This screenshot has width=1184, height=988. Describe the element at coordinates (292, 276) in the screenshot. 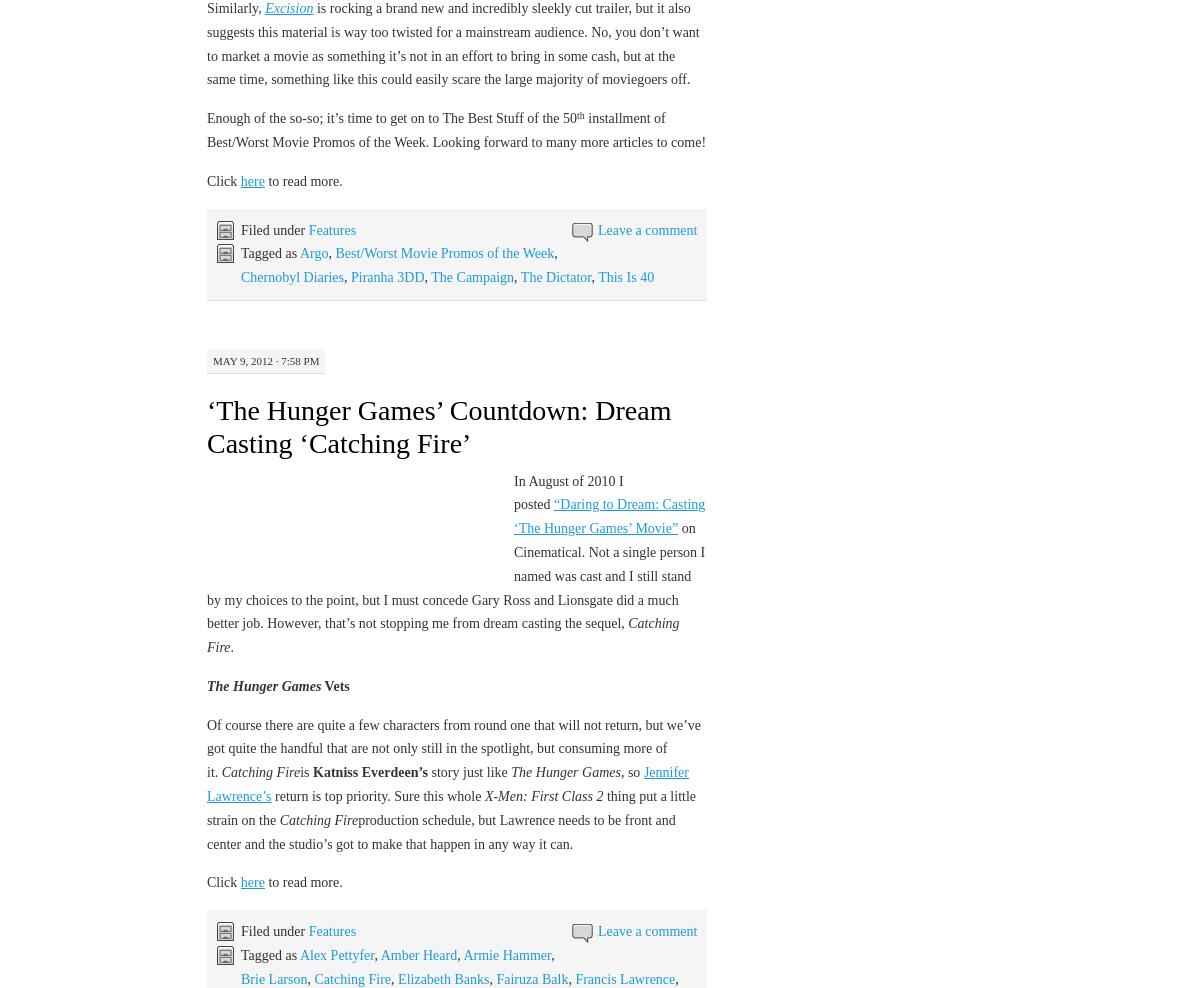

I see `'Chernobyl Diaries'` at that location.